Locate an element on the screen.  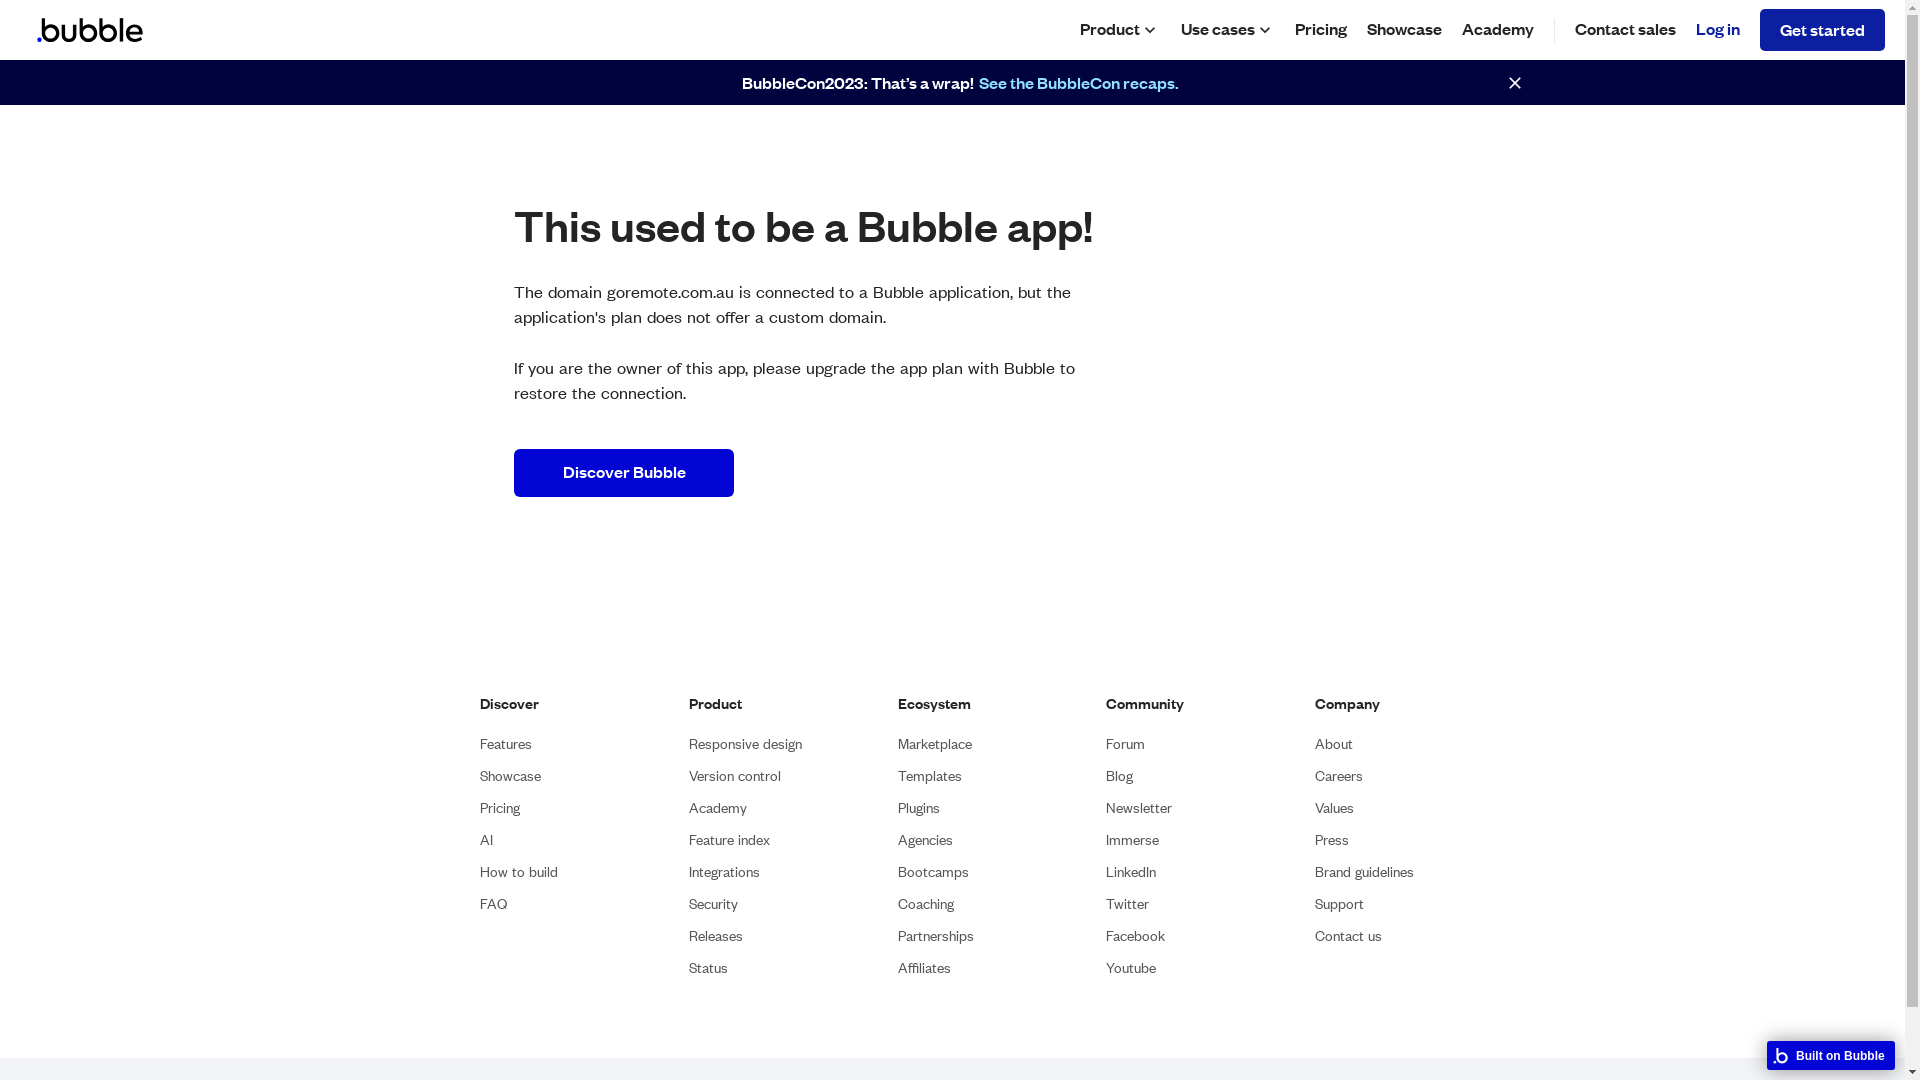
'Marketplace' is located at coordinates (934, 743).